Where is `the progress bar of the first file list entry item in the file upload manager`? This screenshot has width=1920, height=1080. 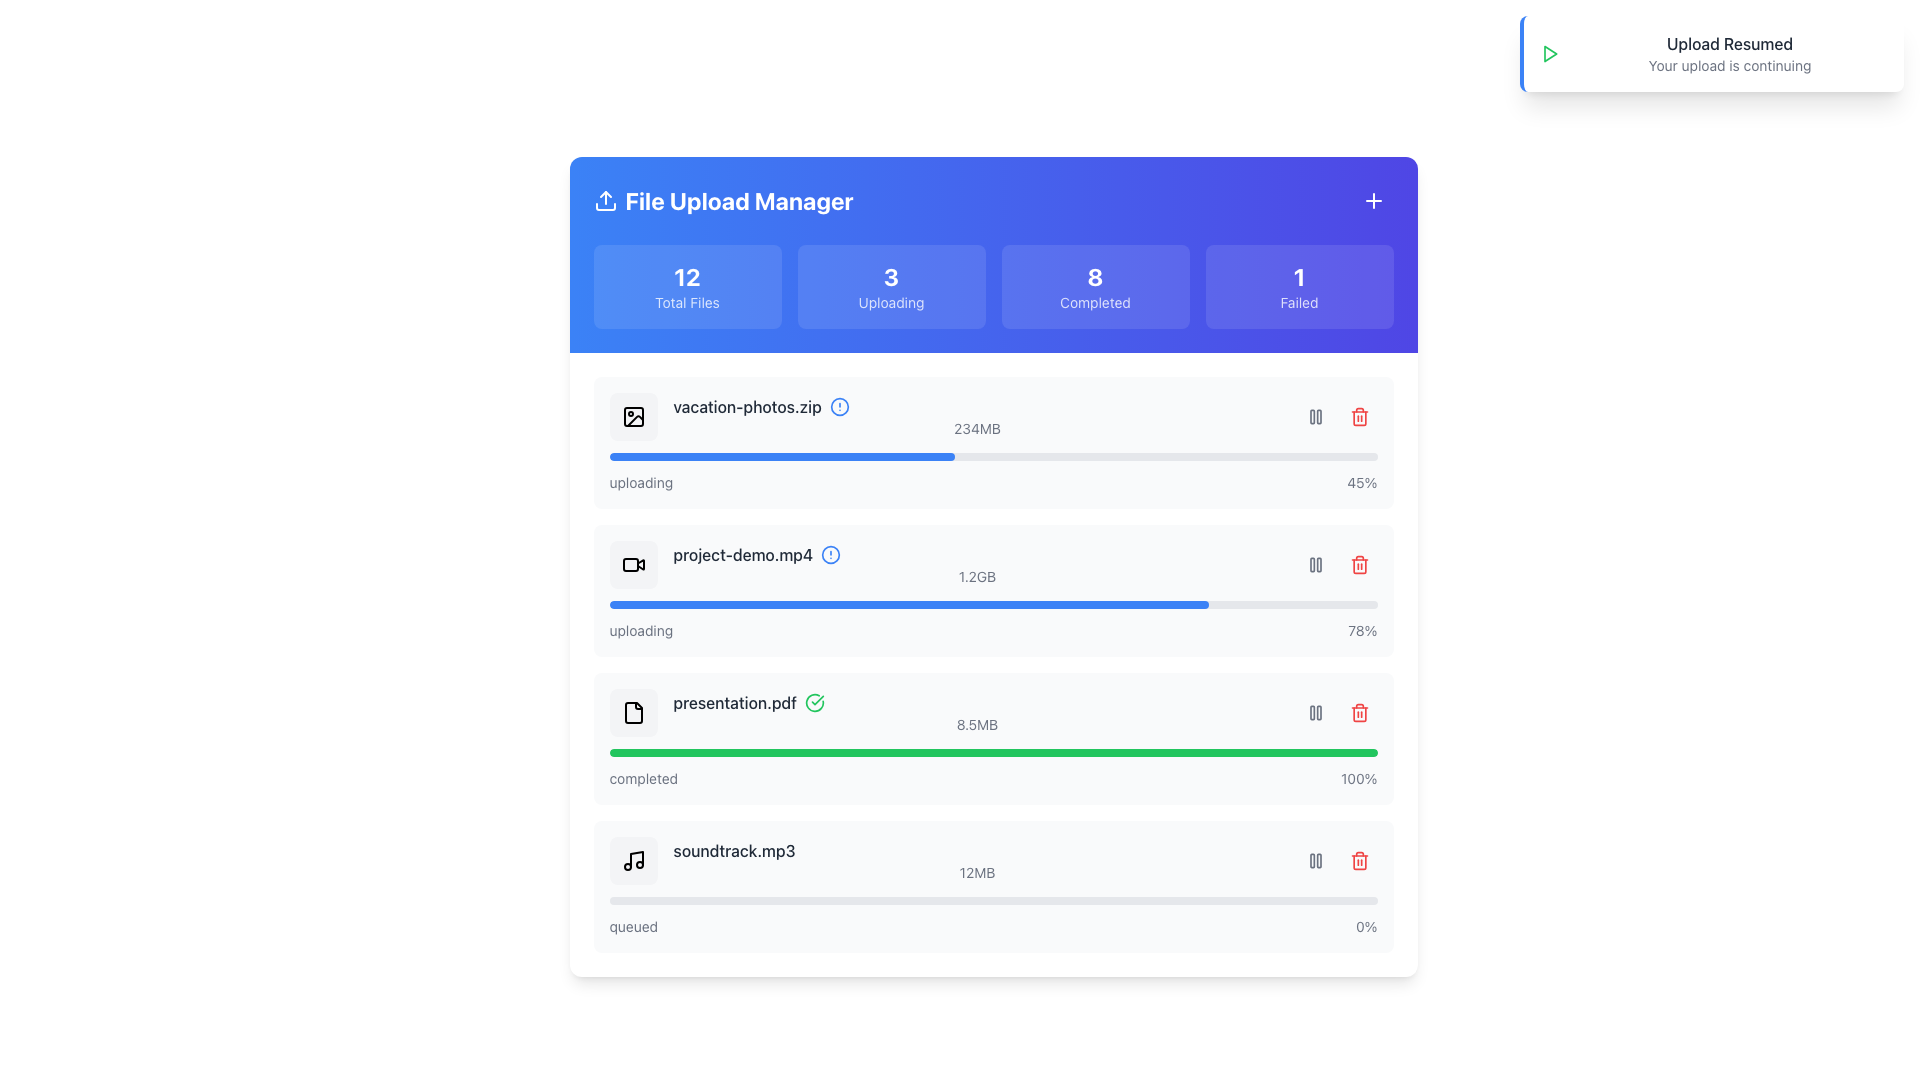 the progress bar of the first file list entry item in the file upload manager is located at coordinates (977, 415).